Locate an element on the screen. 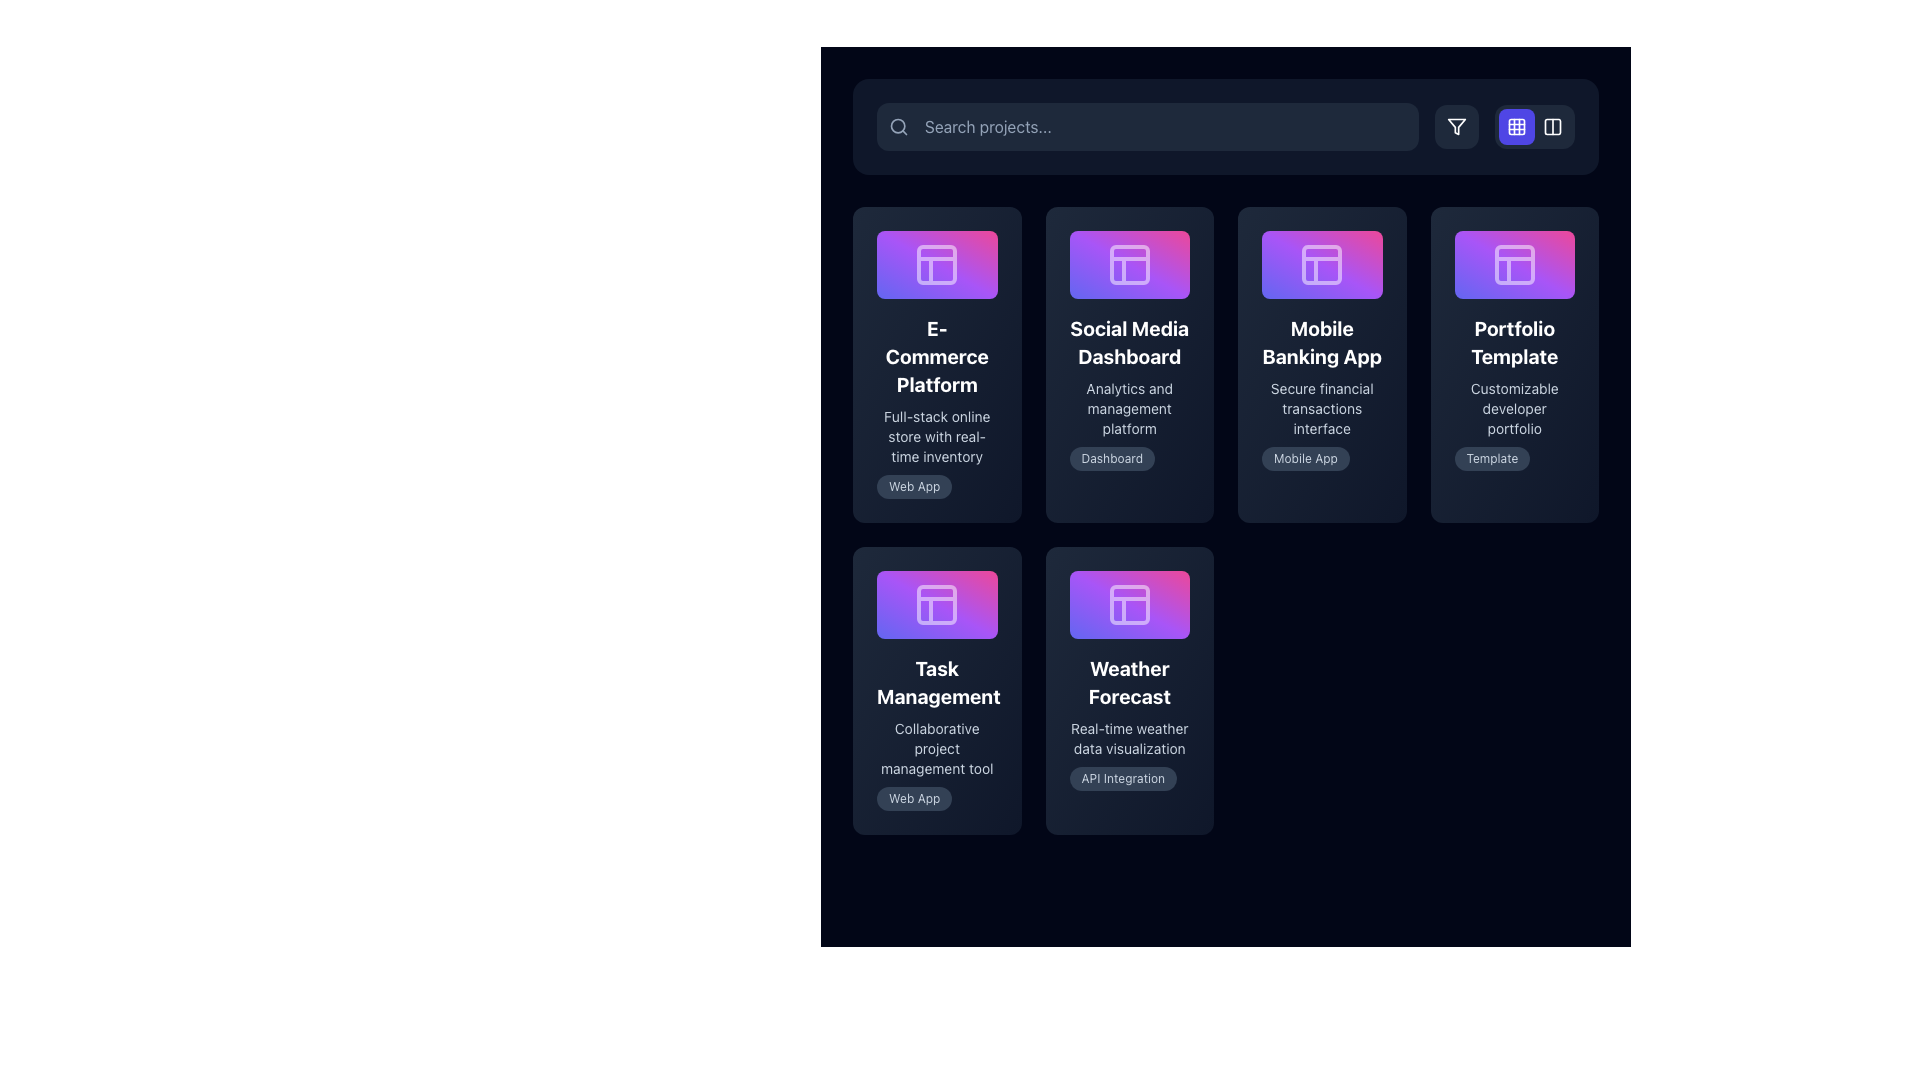 The height and width of the screenshot is (1080, 1920). the icon representing the 'Social Media Dashboard' project is located at coordinates (1129, 263).